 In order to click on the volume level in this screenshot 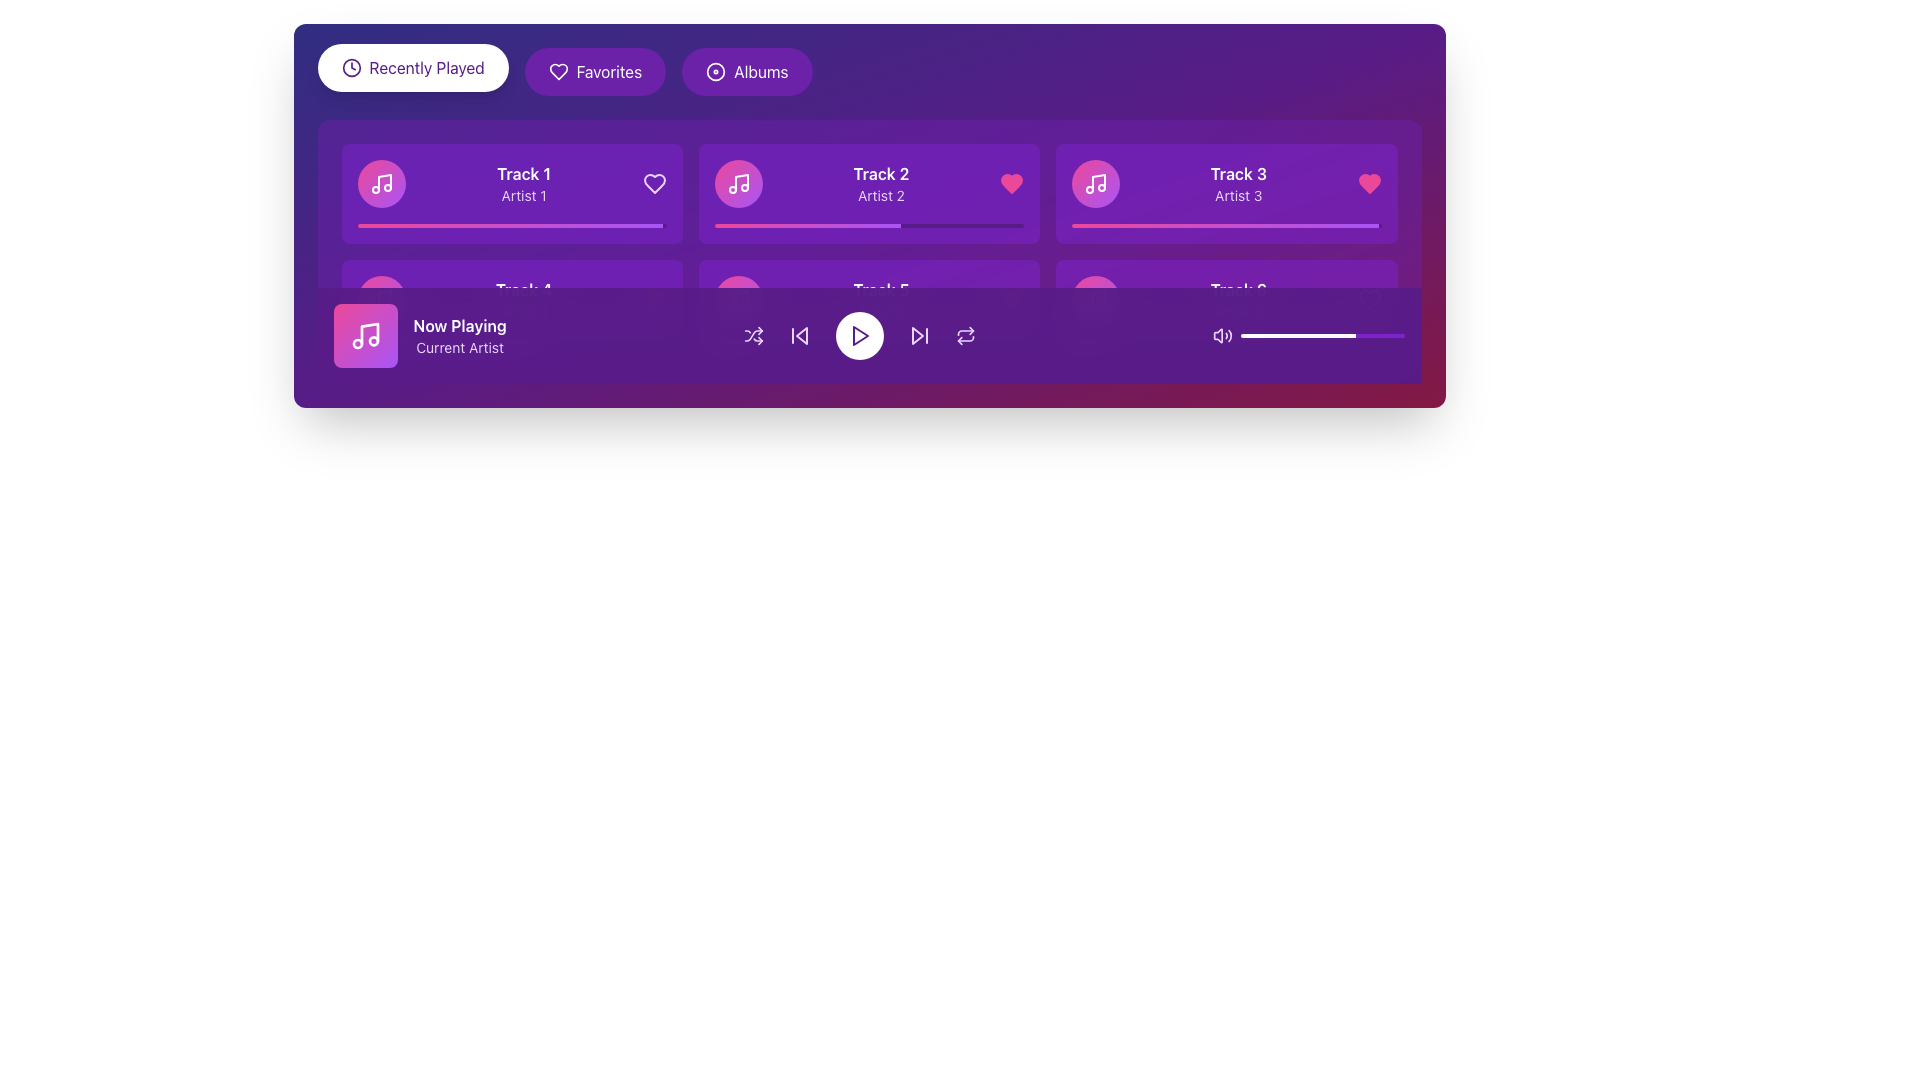, I will do `click(1248, 334)`.